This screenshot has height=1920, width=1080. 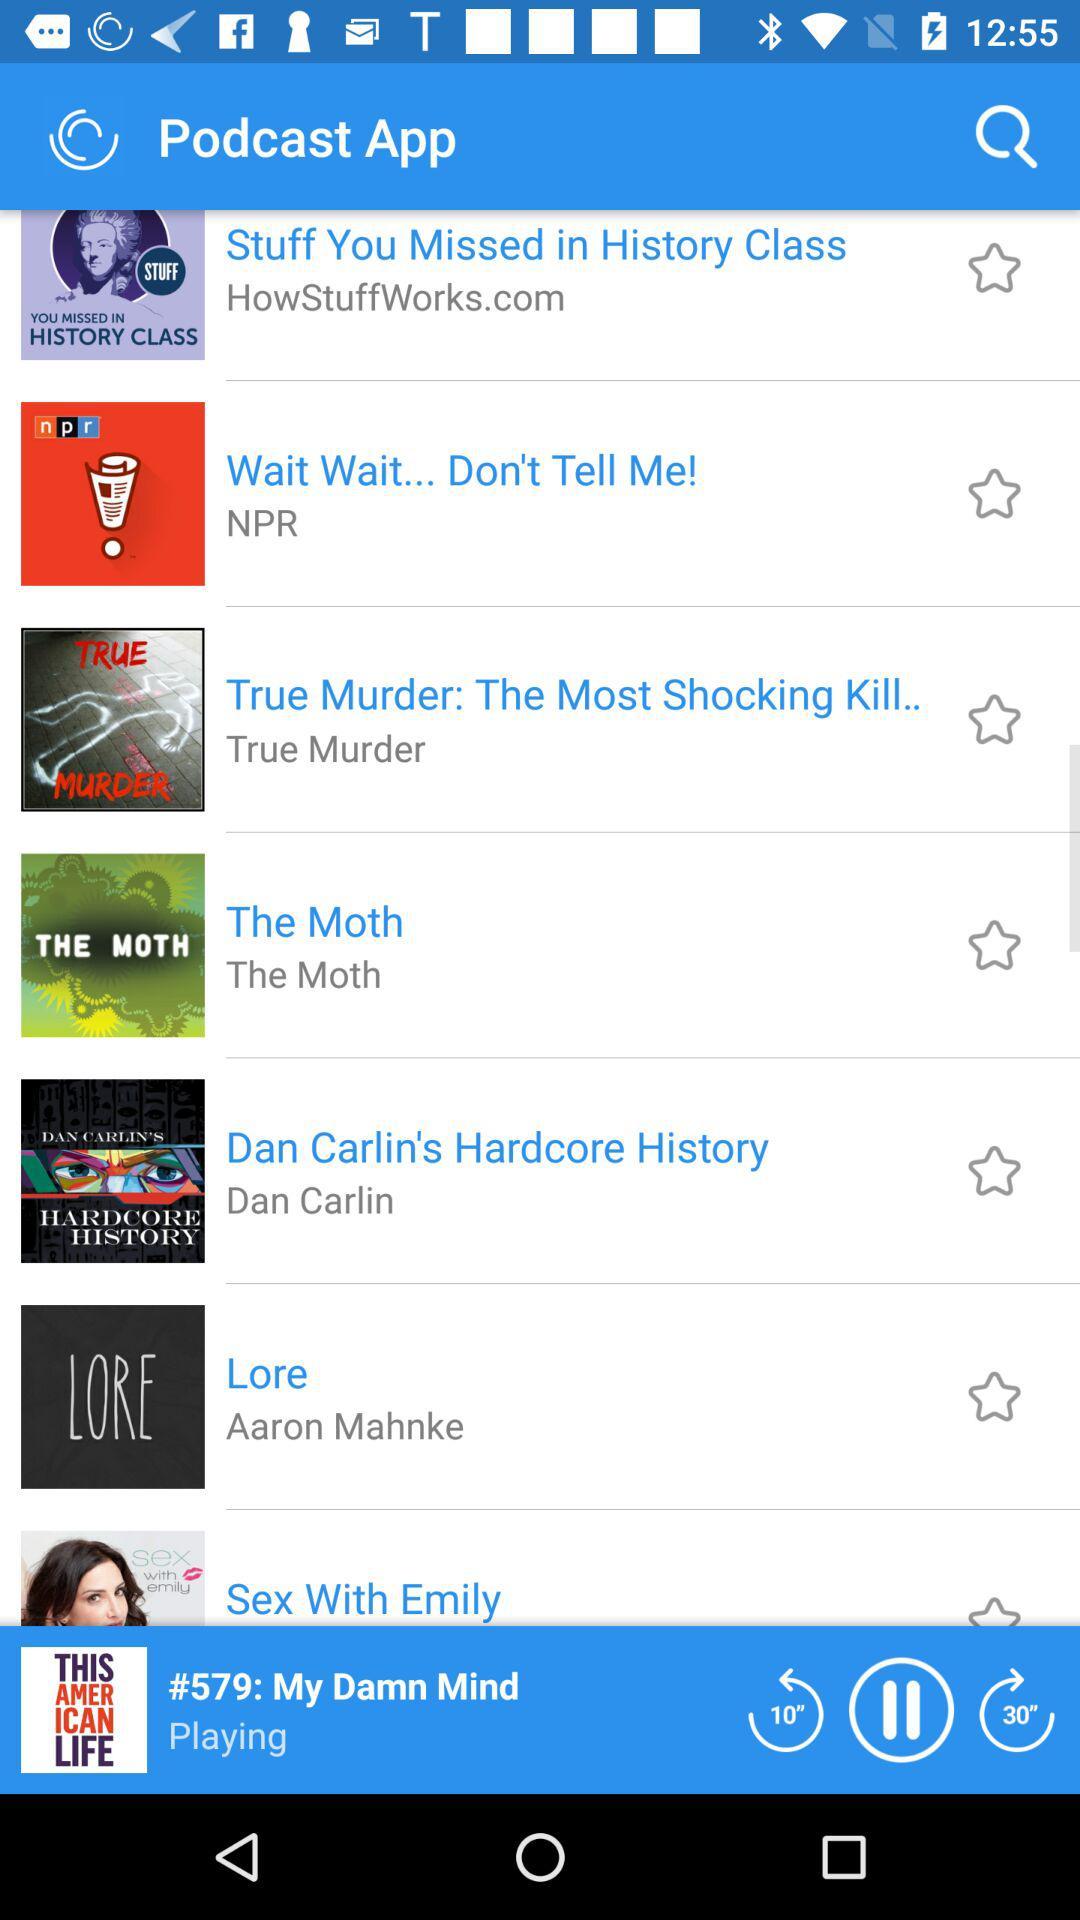 I want to click on the av_forward icon, so click(x=1017, y=1708).